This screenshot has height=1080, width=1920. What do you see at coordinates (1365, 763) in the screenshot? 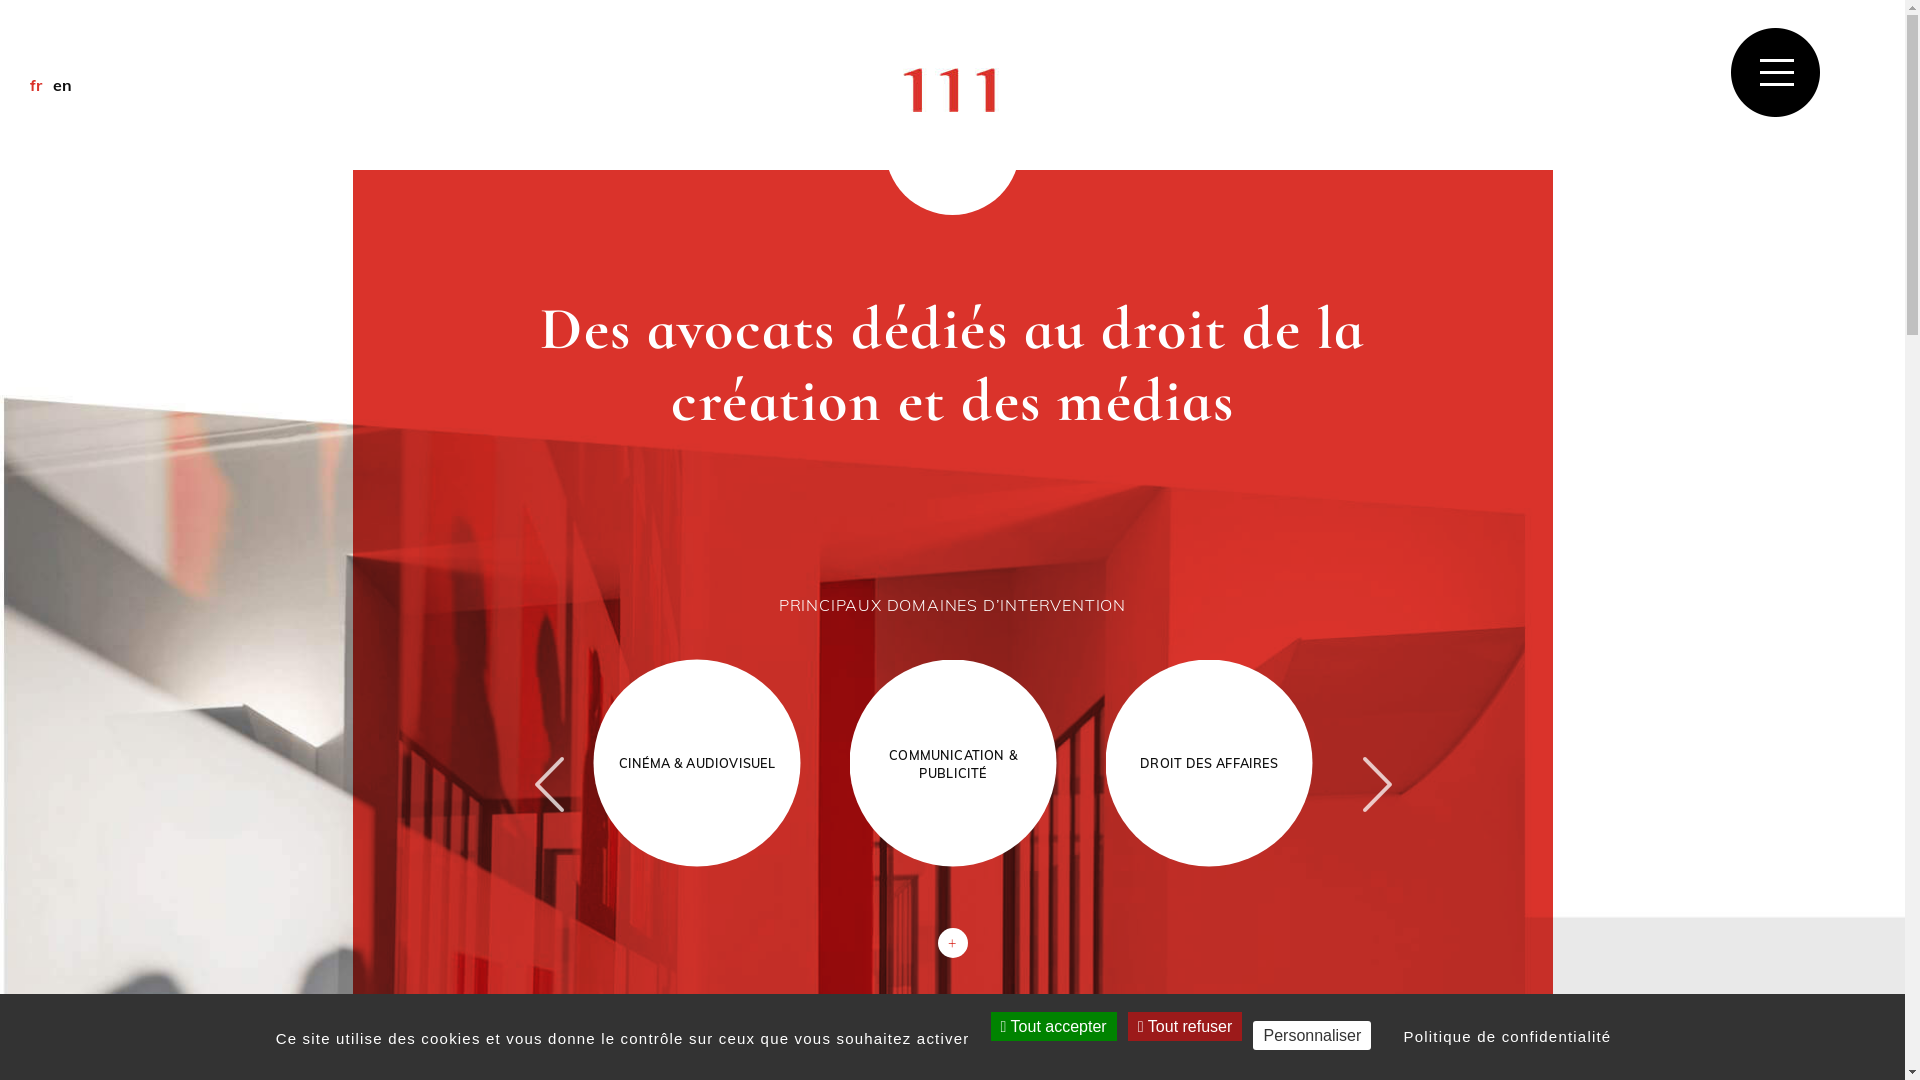
I see `'Next'` at bounding box center [1365, 763].